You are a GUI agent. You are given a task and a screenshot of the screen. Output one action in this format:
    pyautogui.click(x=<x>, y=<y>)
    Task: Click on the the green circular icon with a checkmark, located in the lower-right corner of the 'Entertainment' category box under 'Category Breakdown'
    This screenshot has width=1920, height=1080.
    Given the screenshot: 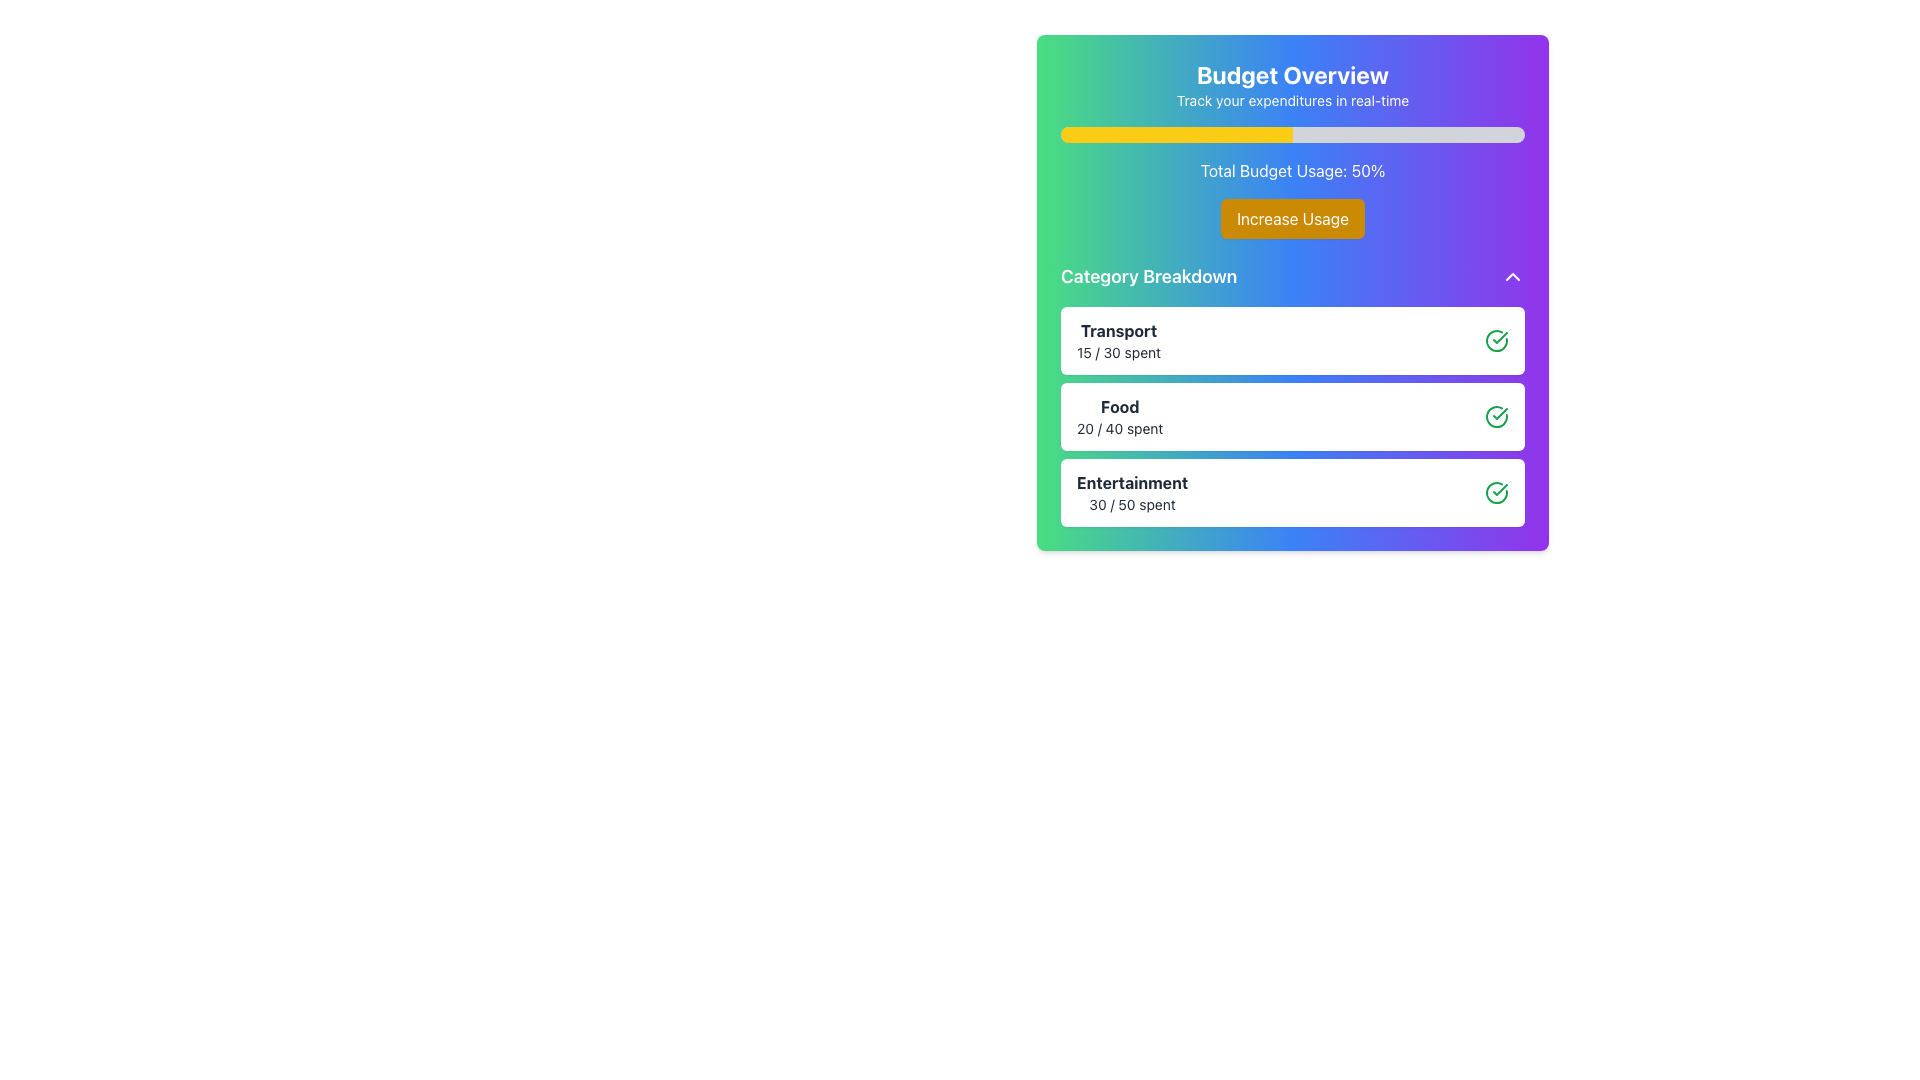 What is the action you would take?
    pyautogui.click(x=1497, y=493)
    